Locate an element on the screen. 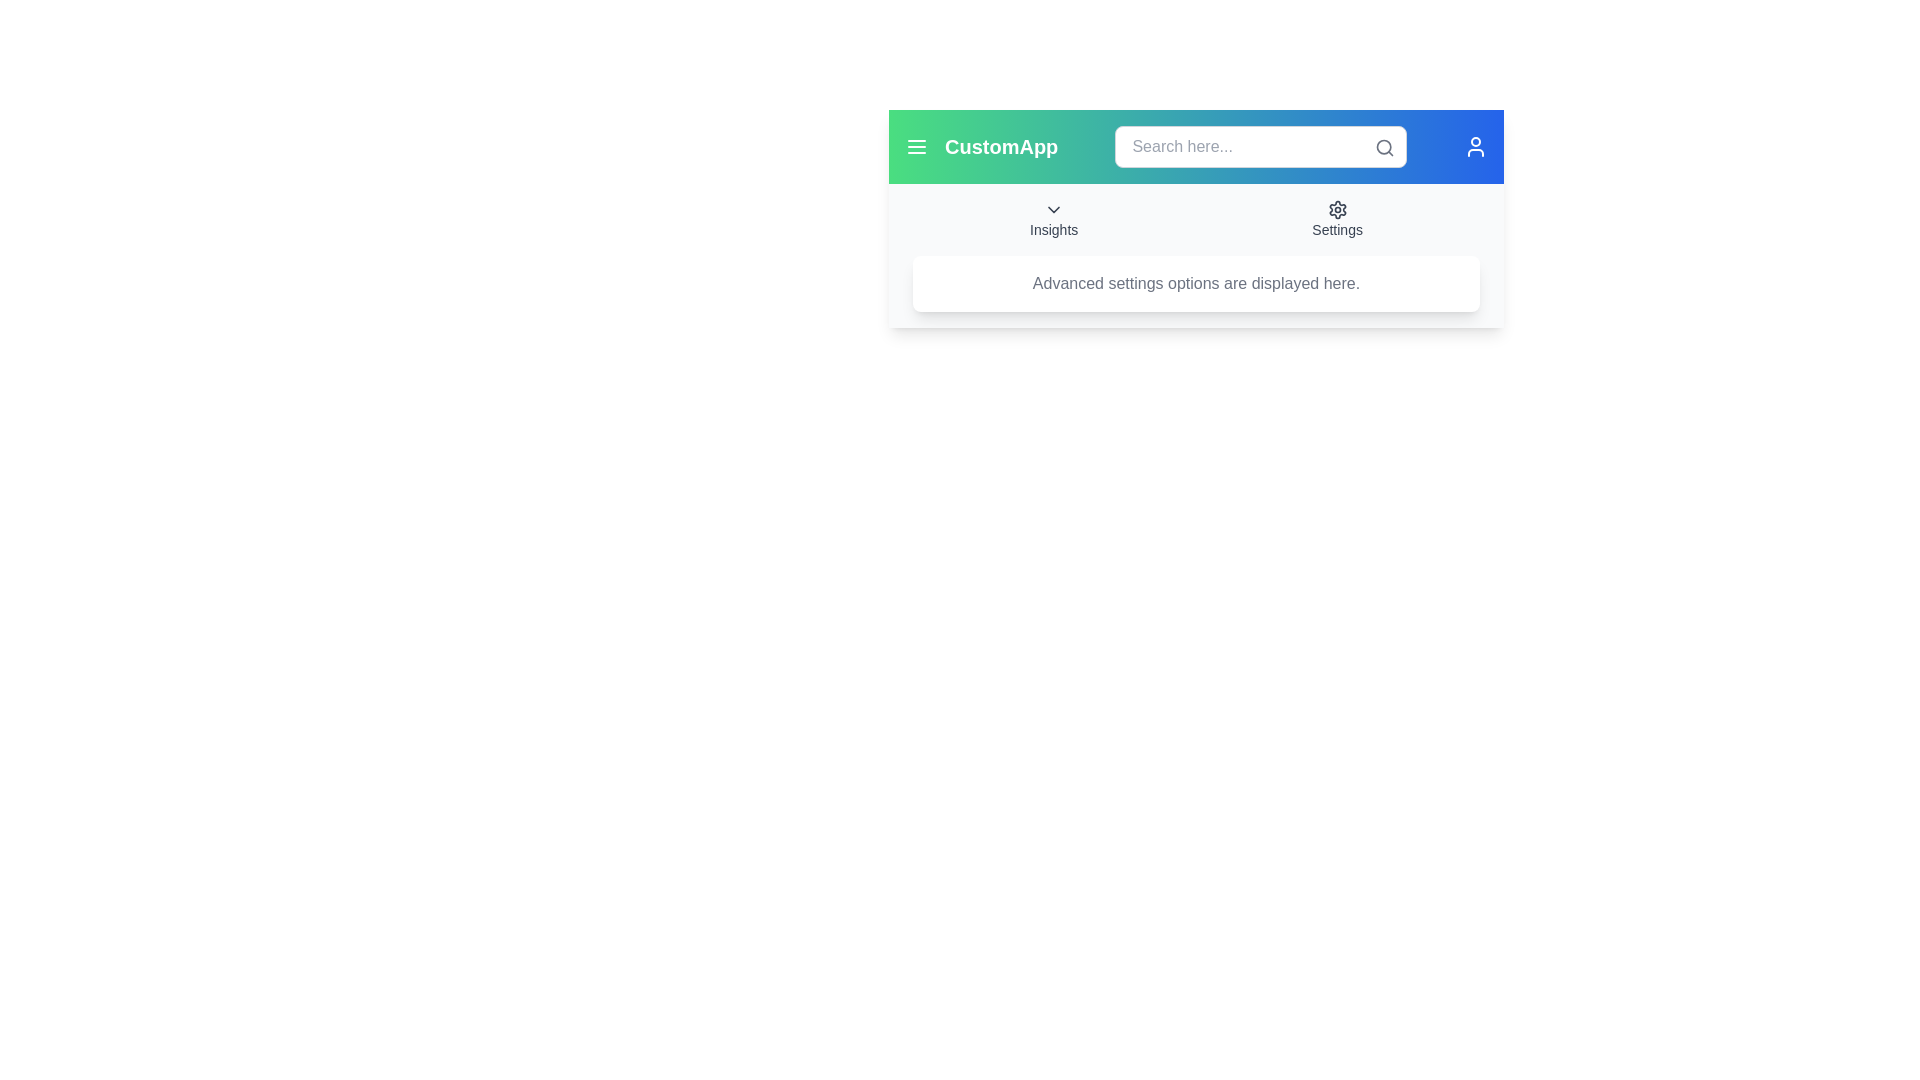  the downward chevron styled SVG icon located above the 'Insights' label in the top navigation bar is located at coordinates (1053, 209).